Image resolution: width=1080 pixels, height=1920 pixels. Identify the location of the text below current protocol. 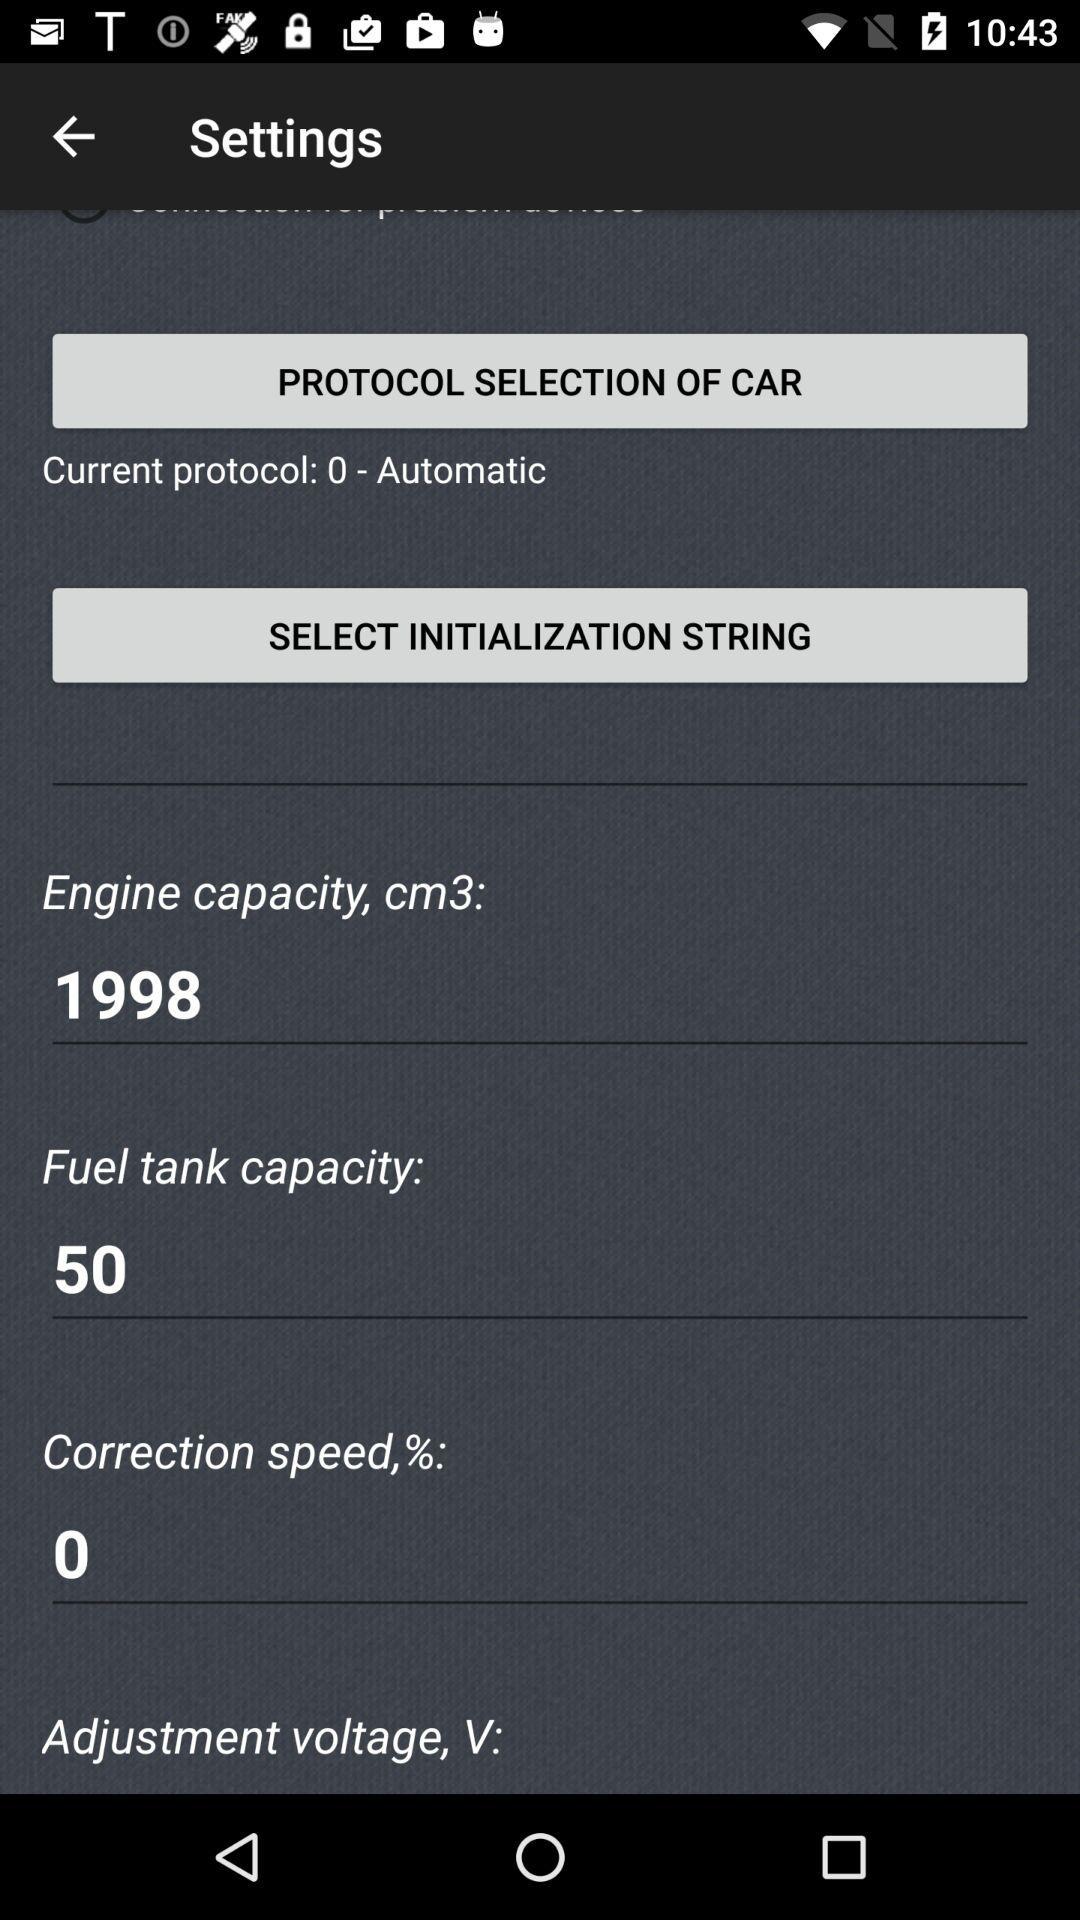
(540, 633).